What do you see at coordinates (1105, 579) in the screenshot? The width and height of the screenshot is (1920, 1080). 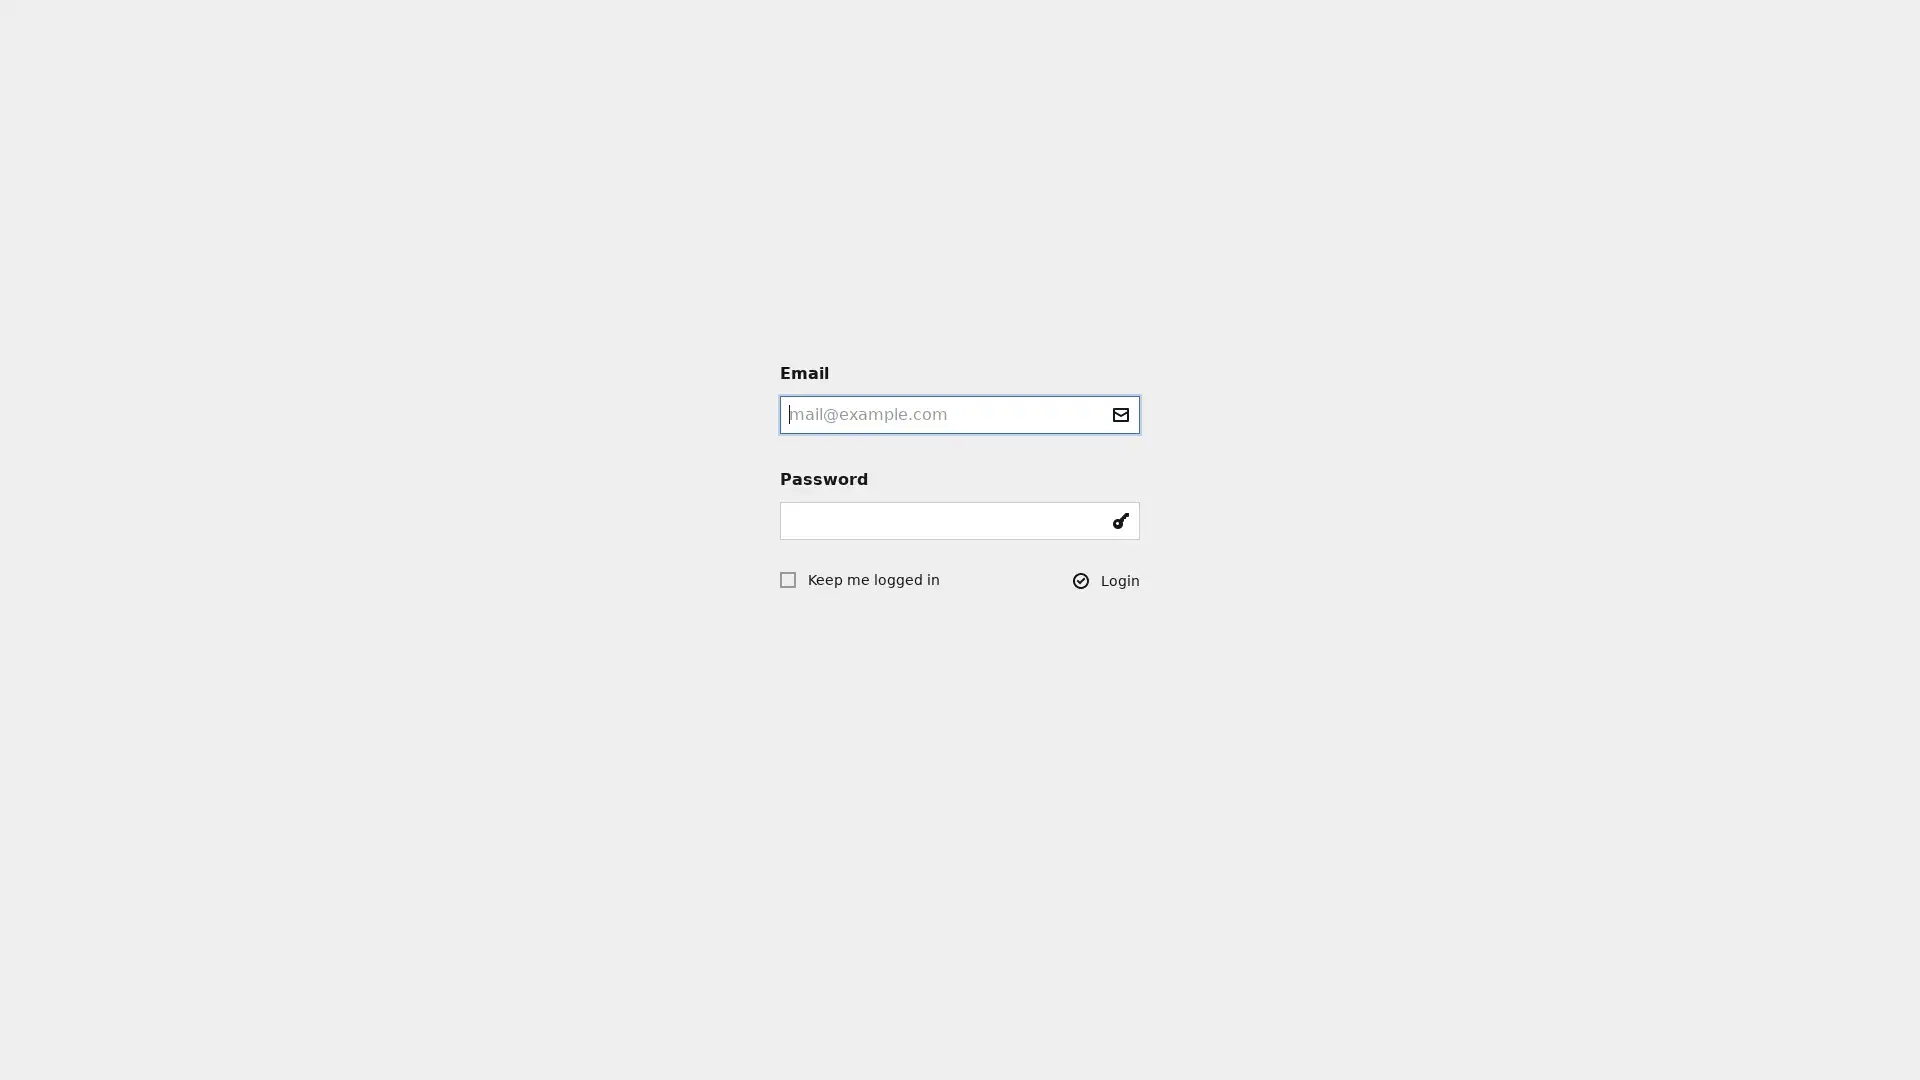 I see `Login` at bounding box center [1105, 579].